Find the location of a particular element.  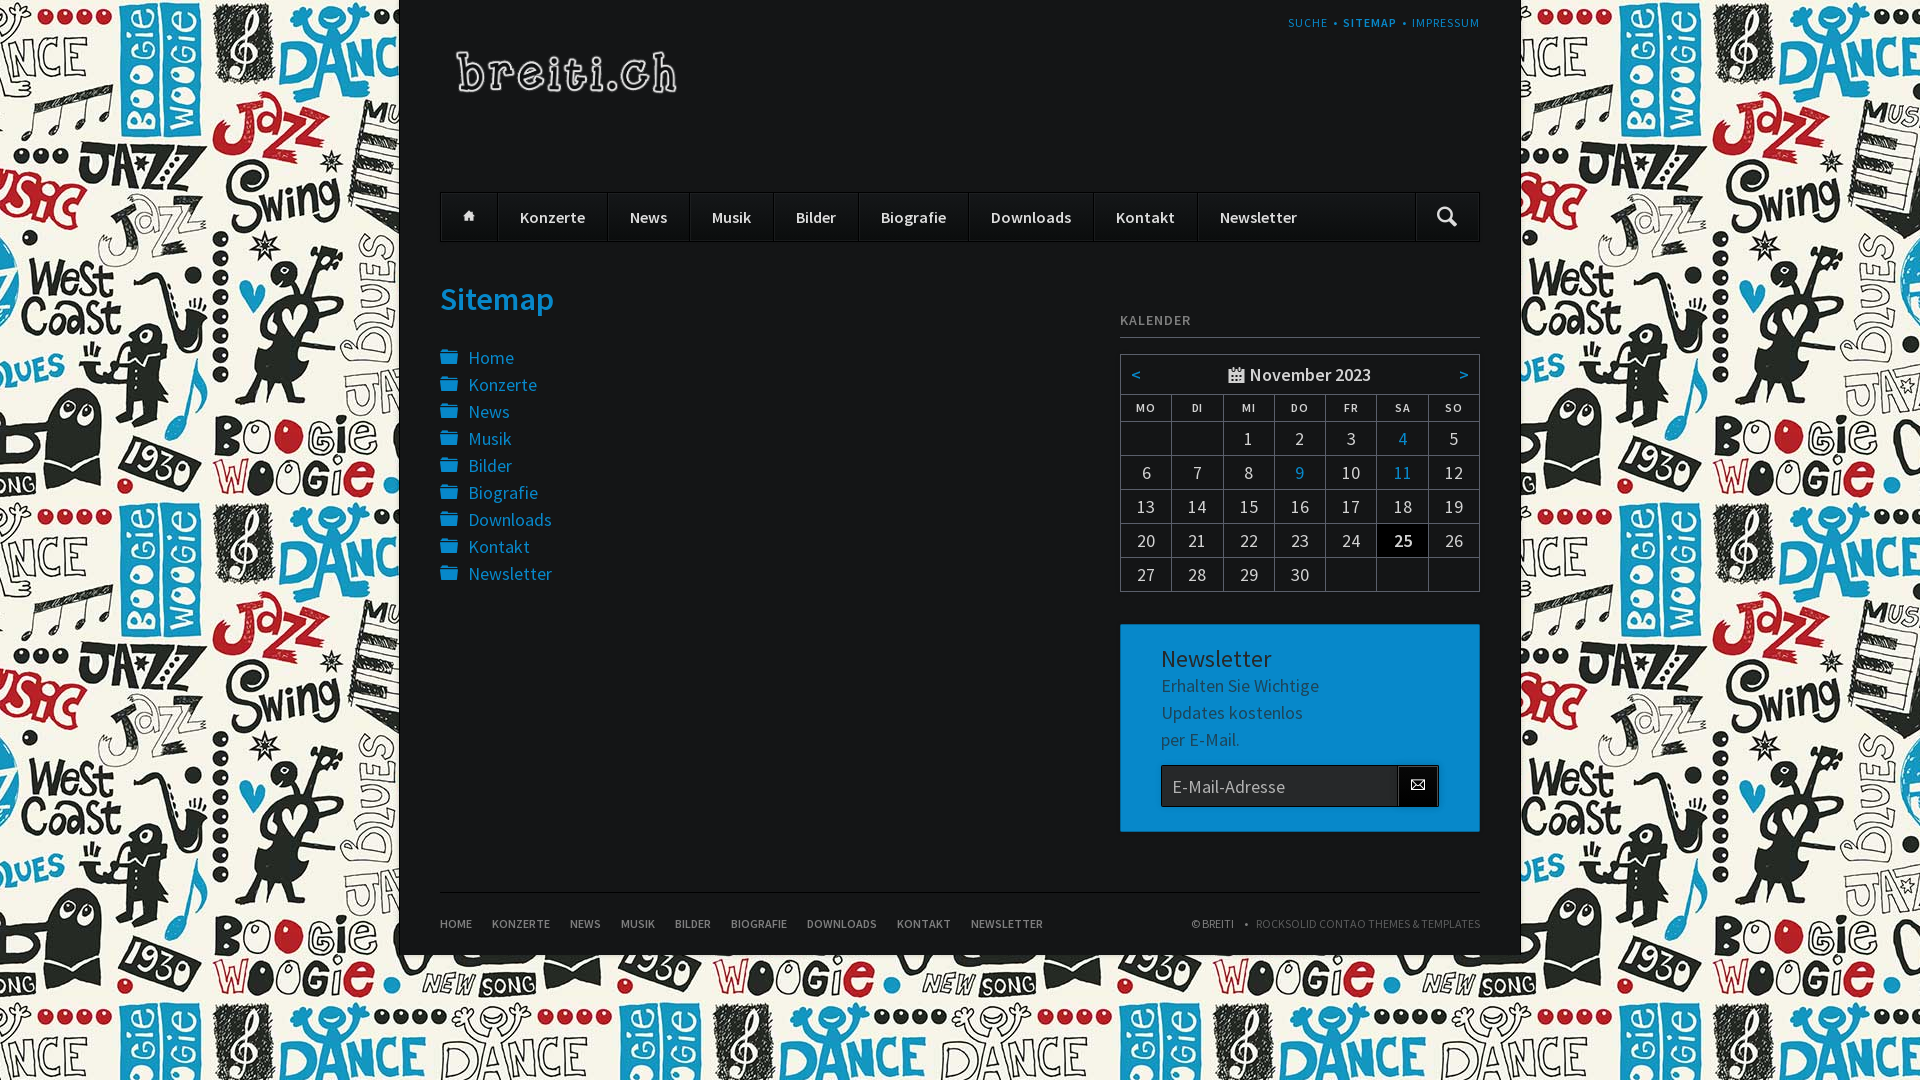

'ROCKSOLID CONTAO THEMES & TEMPLATES' is located at coordinates (1358, 923).